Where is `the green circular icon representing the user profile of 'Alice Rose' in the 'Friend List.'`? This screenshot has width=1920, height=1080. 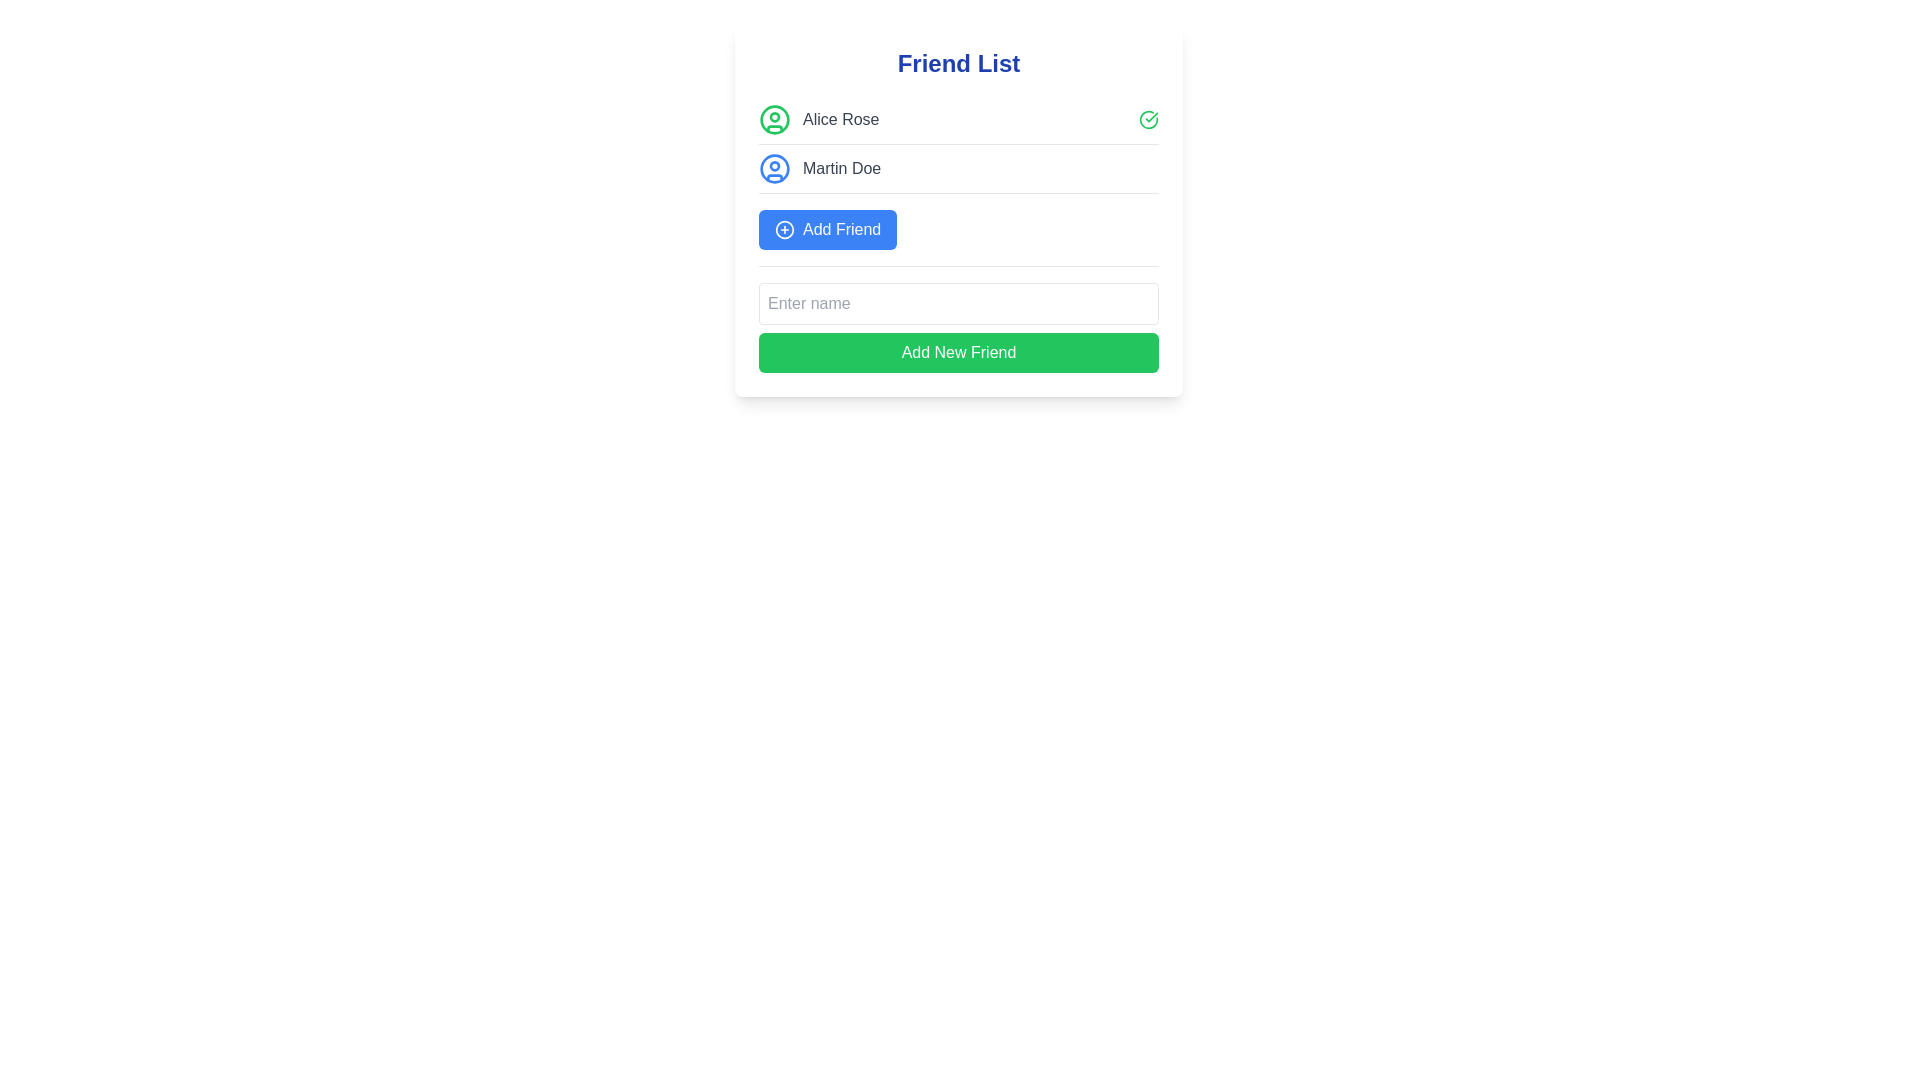 the green circular icon representing the user profile of 'Alice Rose' in the 'Friend List.' is located at coordinates (773, 119).